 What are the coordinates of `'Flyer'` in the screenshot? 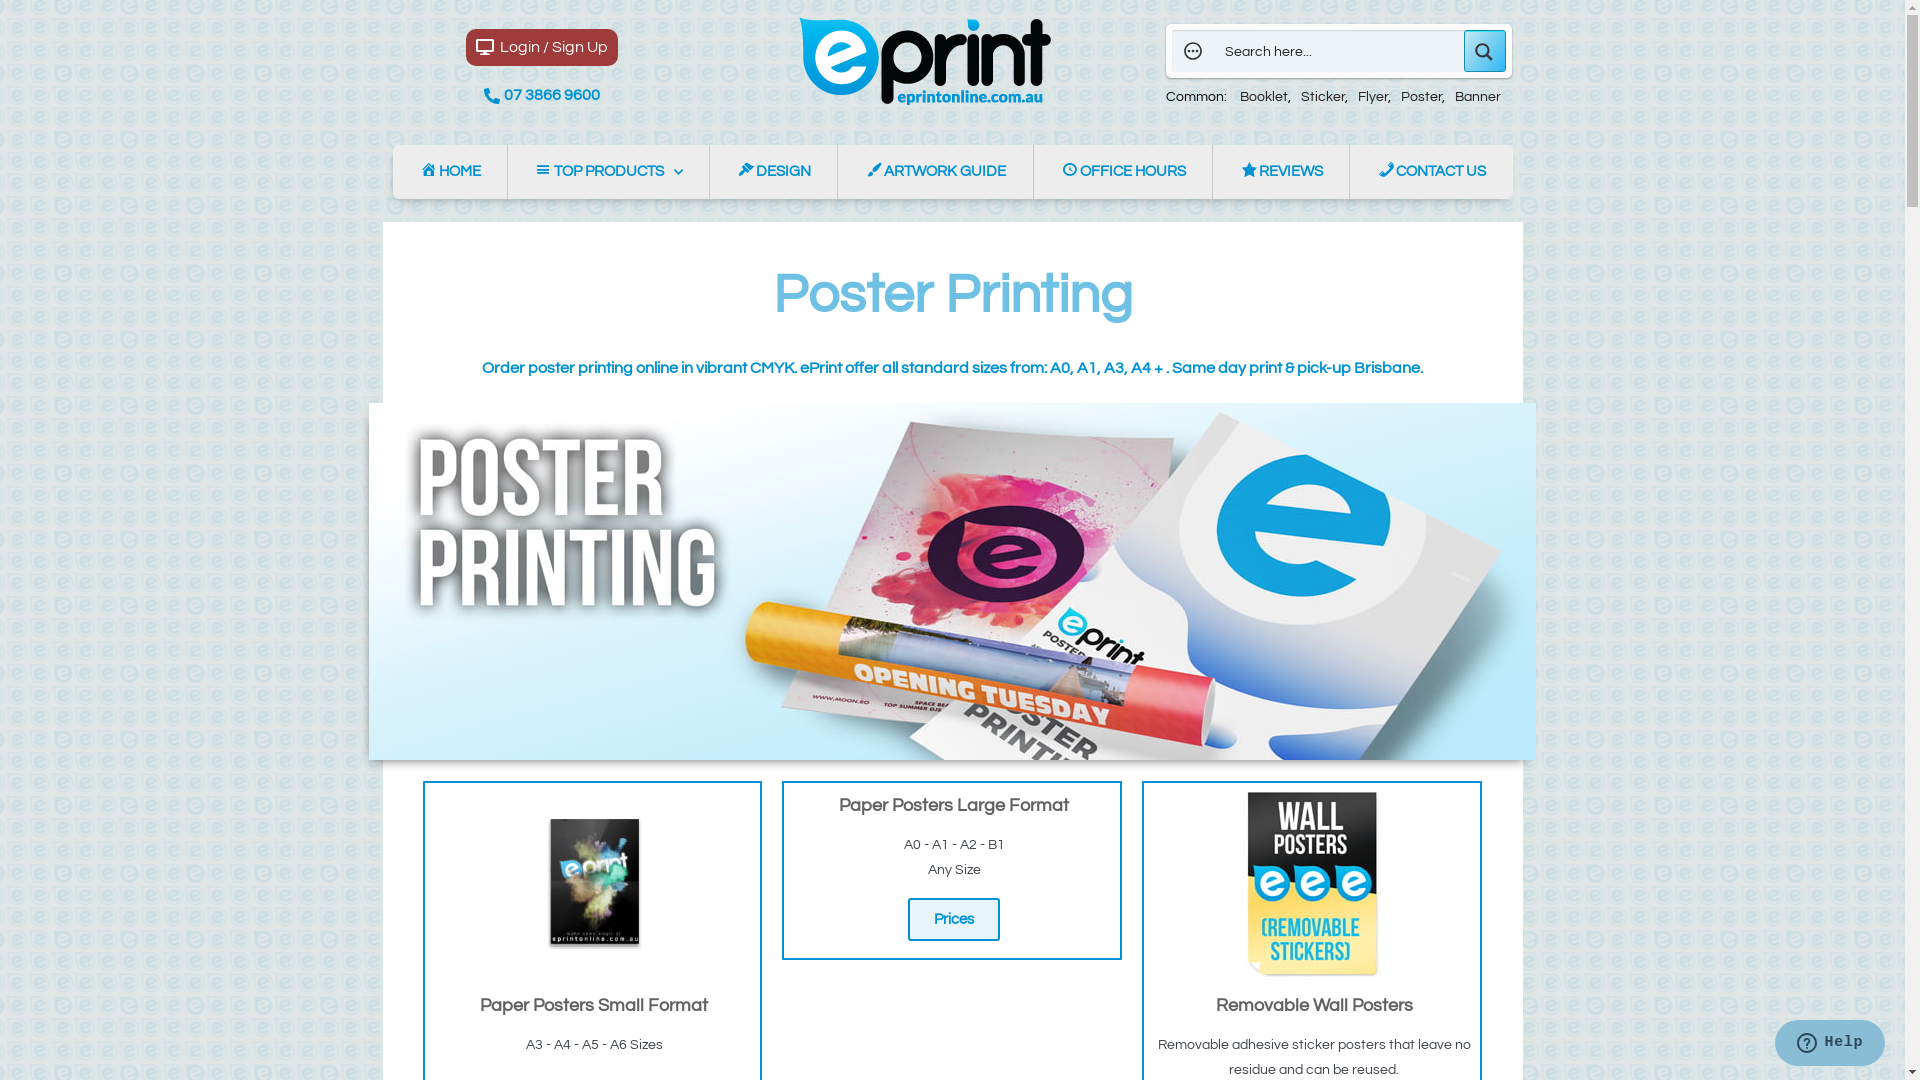 It's located at (1373, 96).